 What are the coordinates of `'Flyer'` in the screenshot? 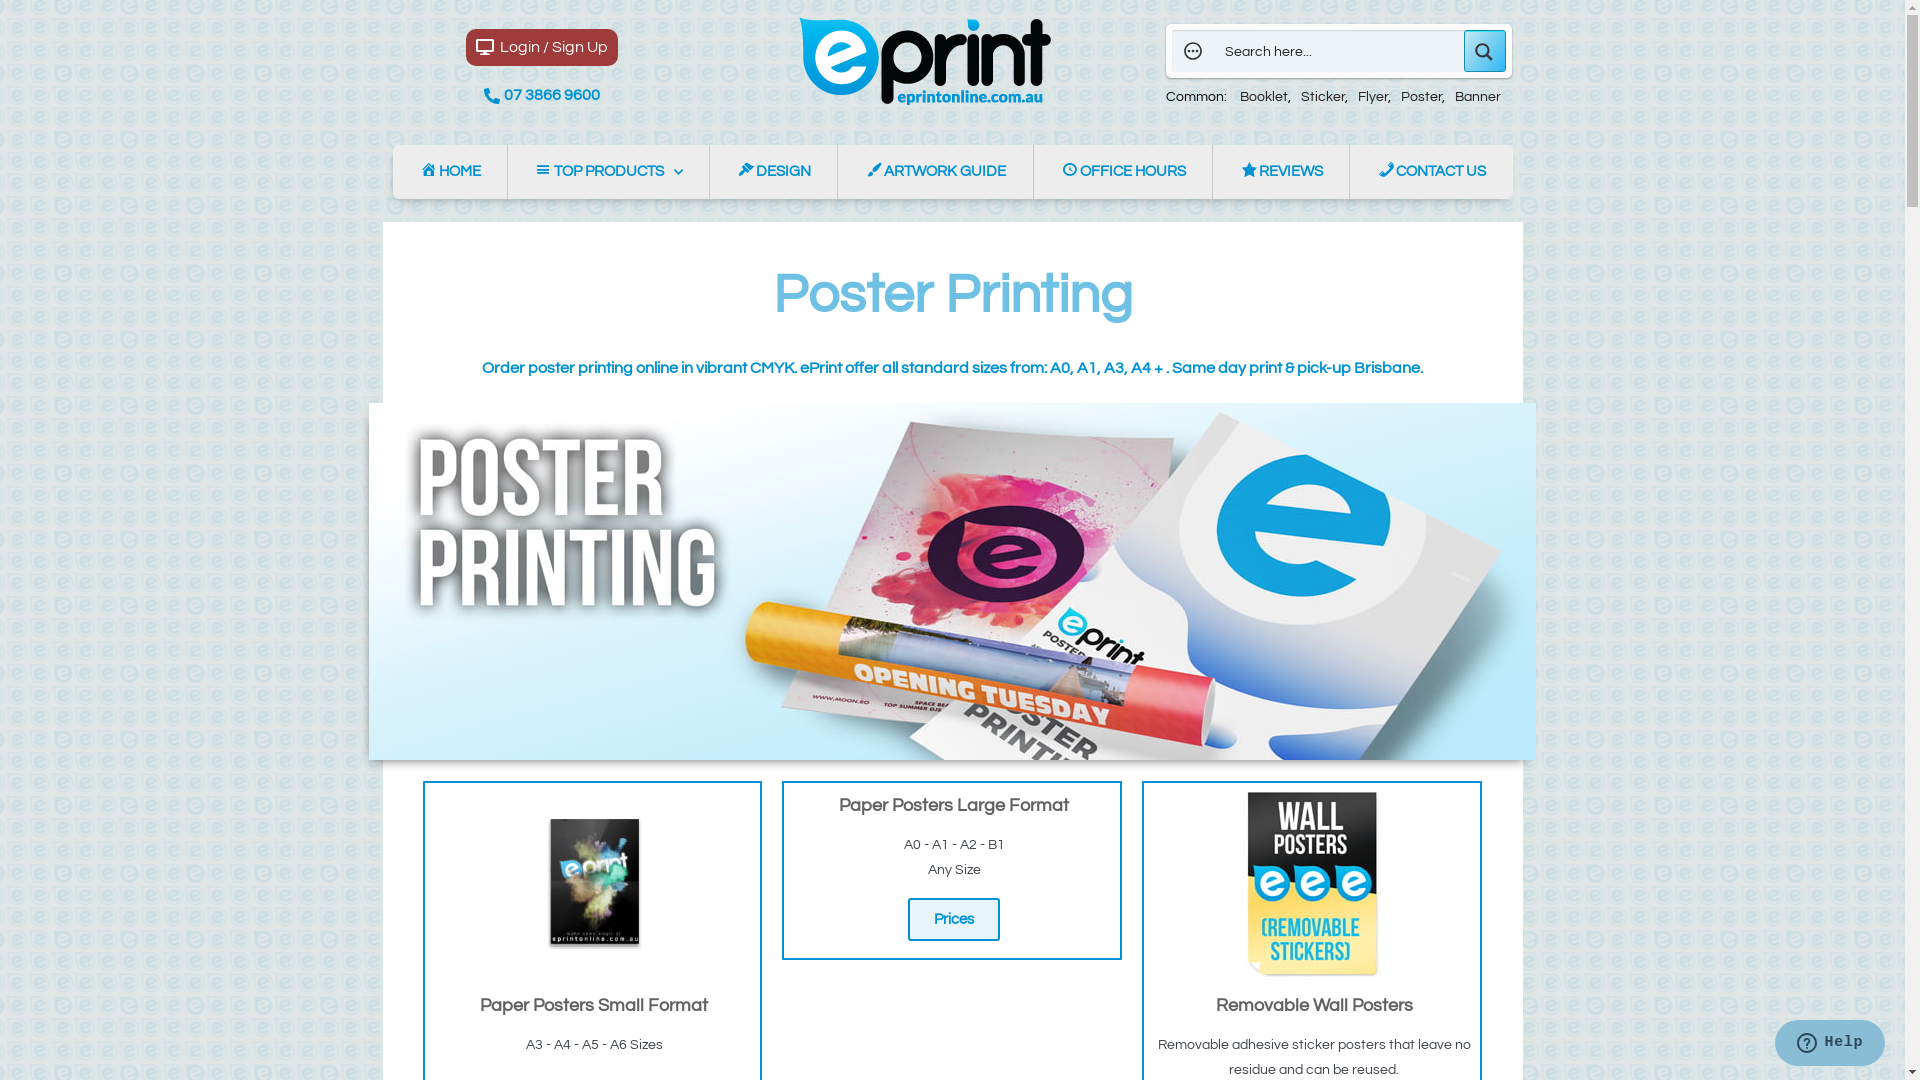 It's located at (1373, 96).